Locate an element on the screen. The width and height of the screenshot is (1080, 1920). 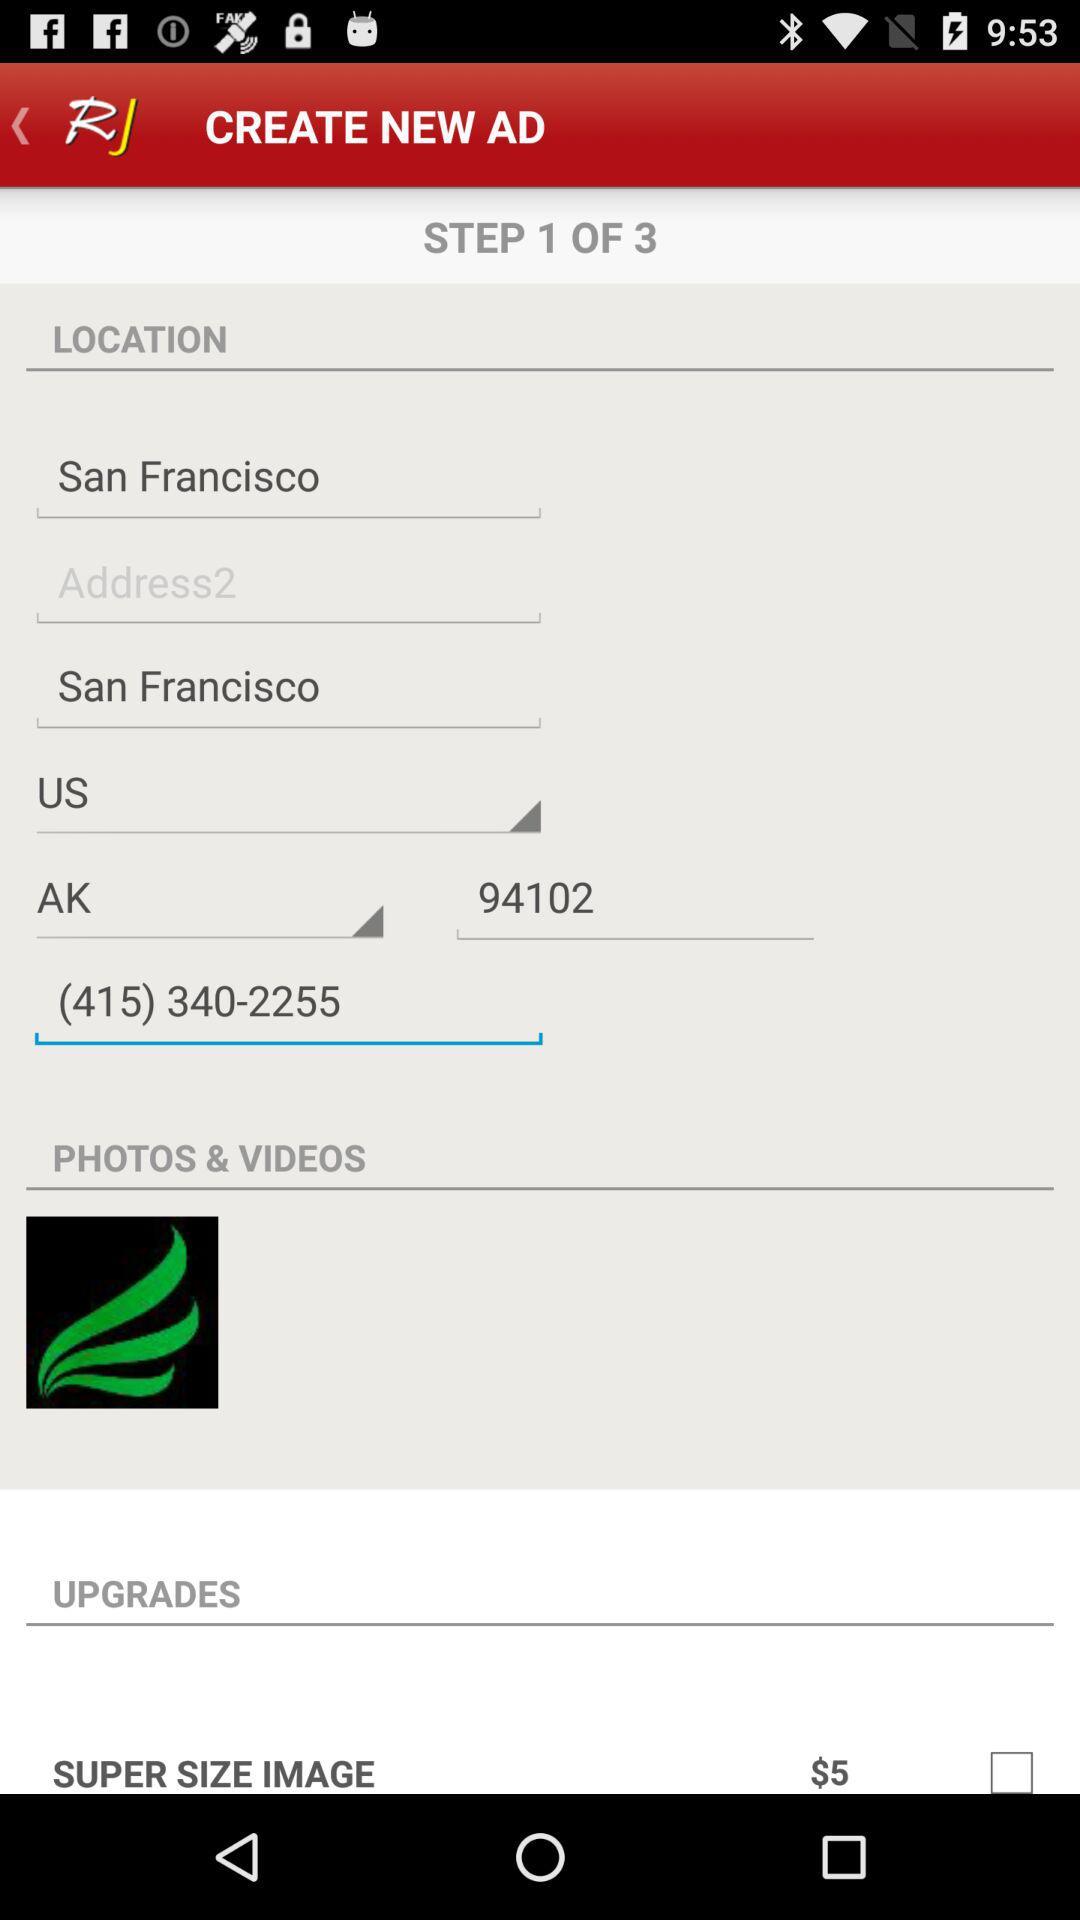
mark to select is located at coordinates (1011, 1762).